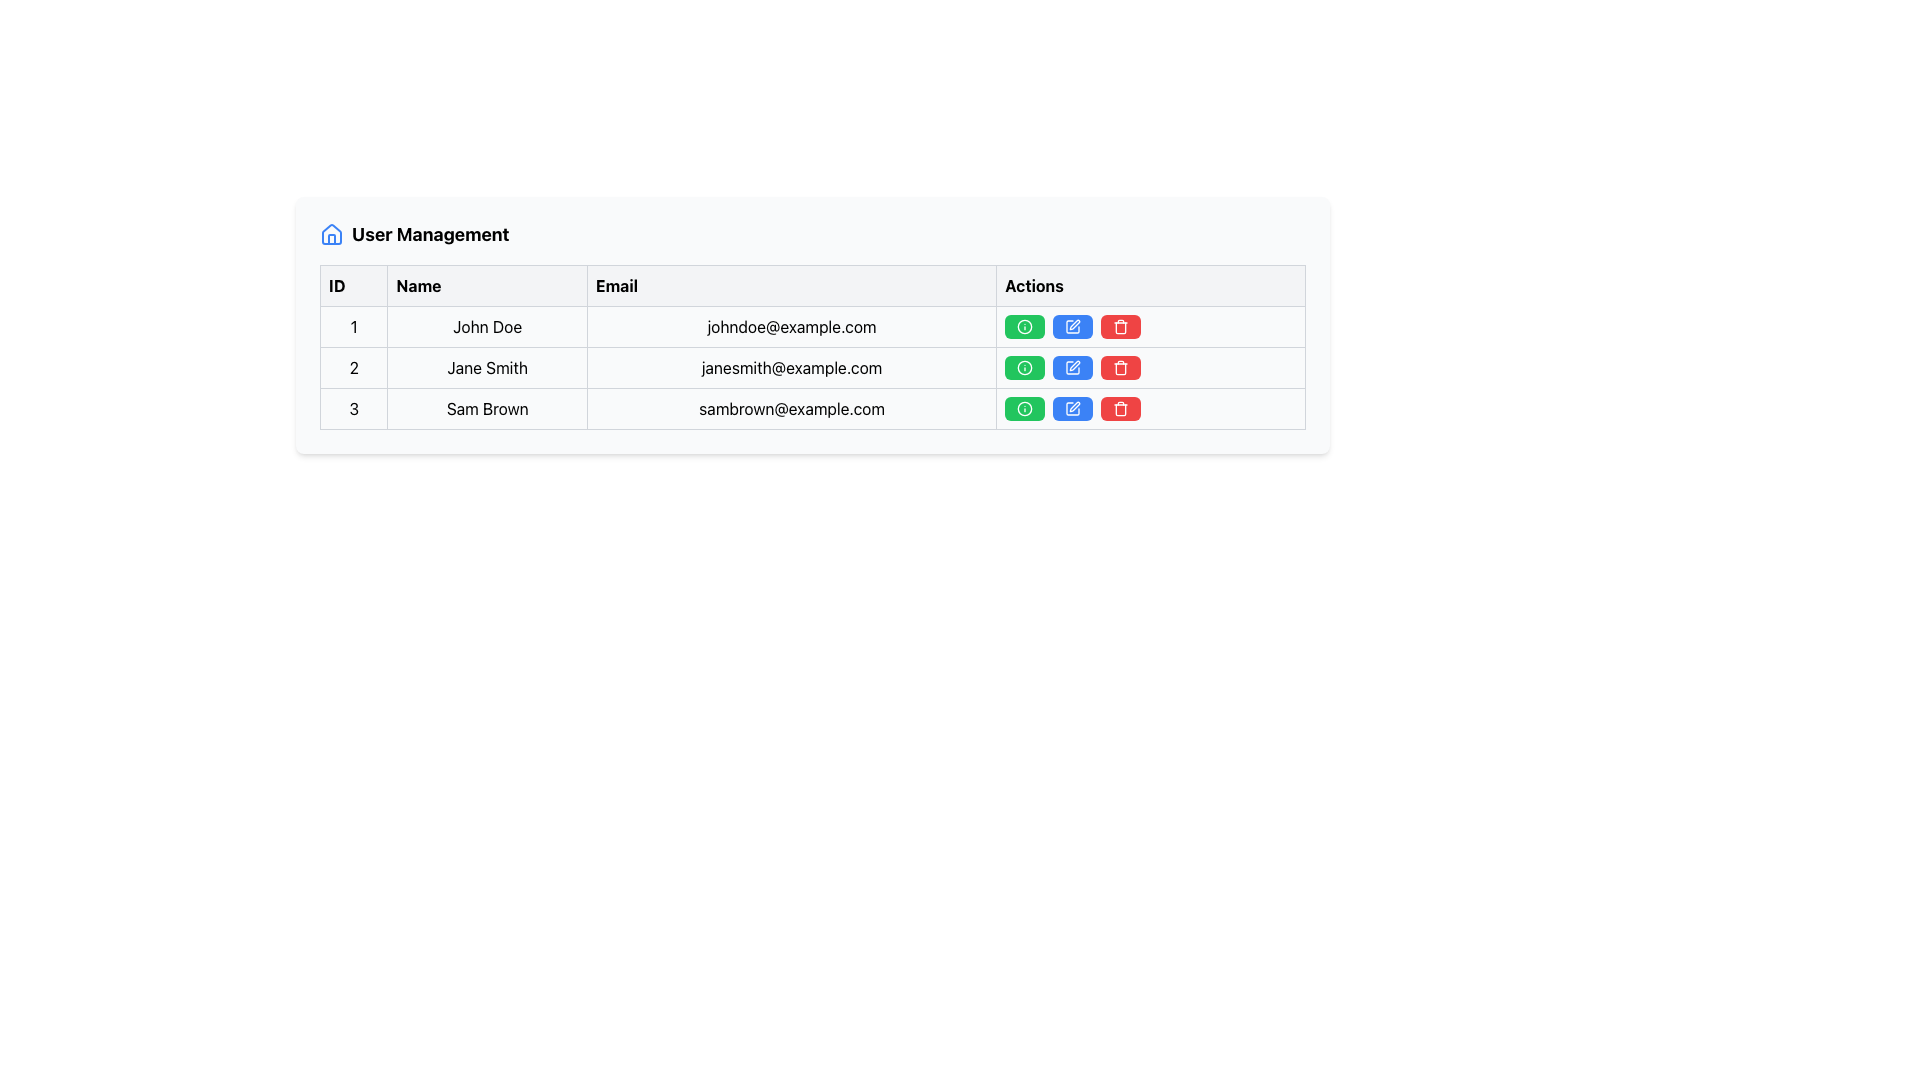 The image size is (1920, 1080). I want to click on the email address displayed for user 'John Doe', located in the third cell of the first row under the 'Email' column of the data table, so click(791, 326).